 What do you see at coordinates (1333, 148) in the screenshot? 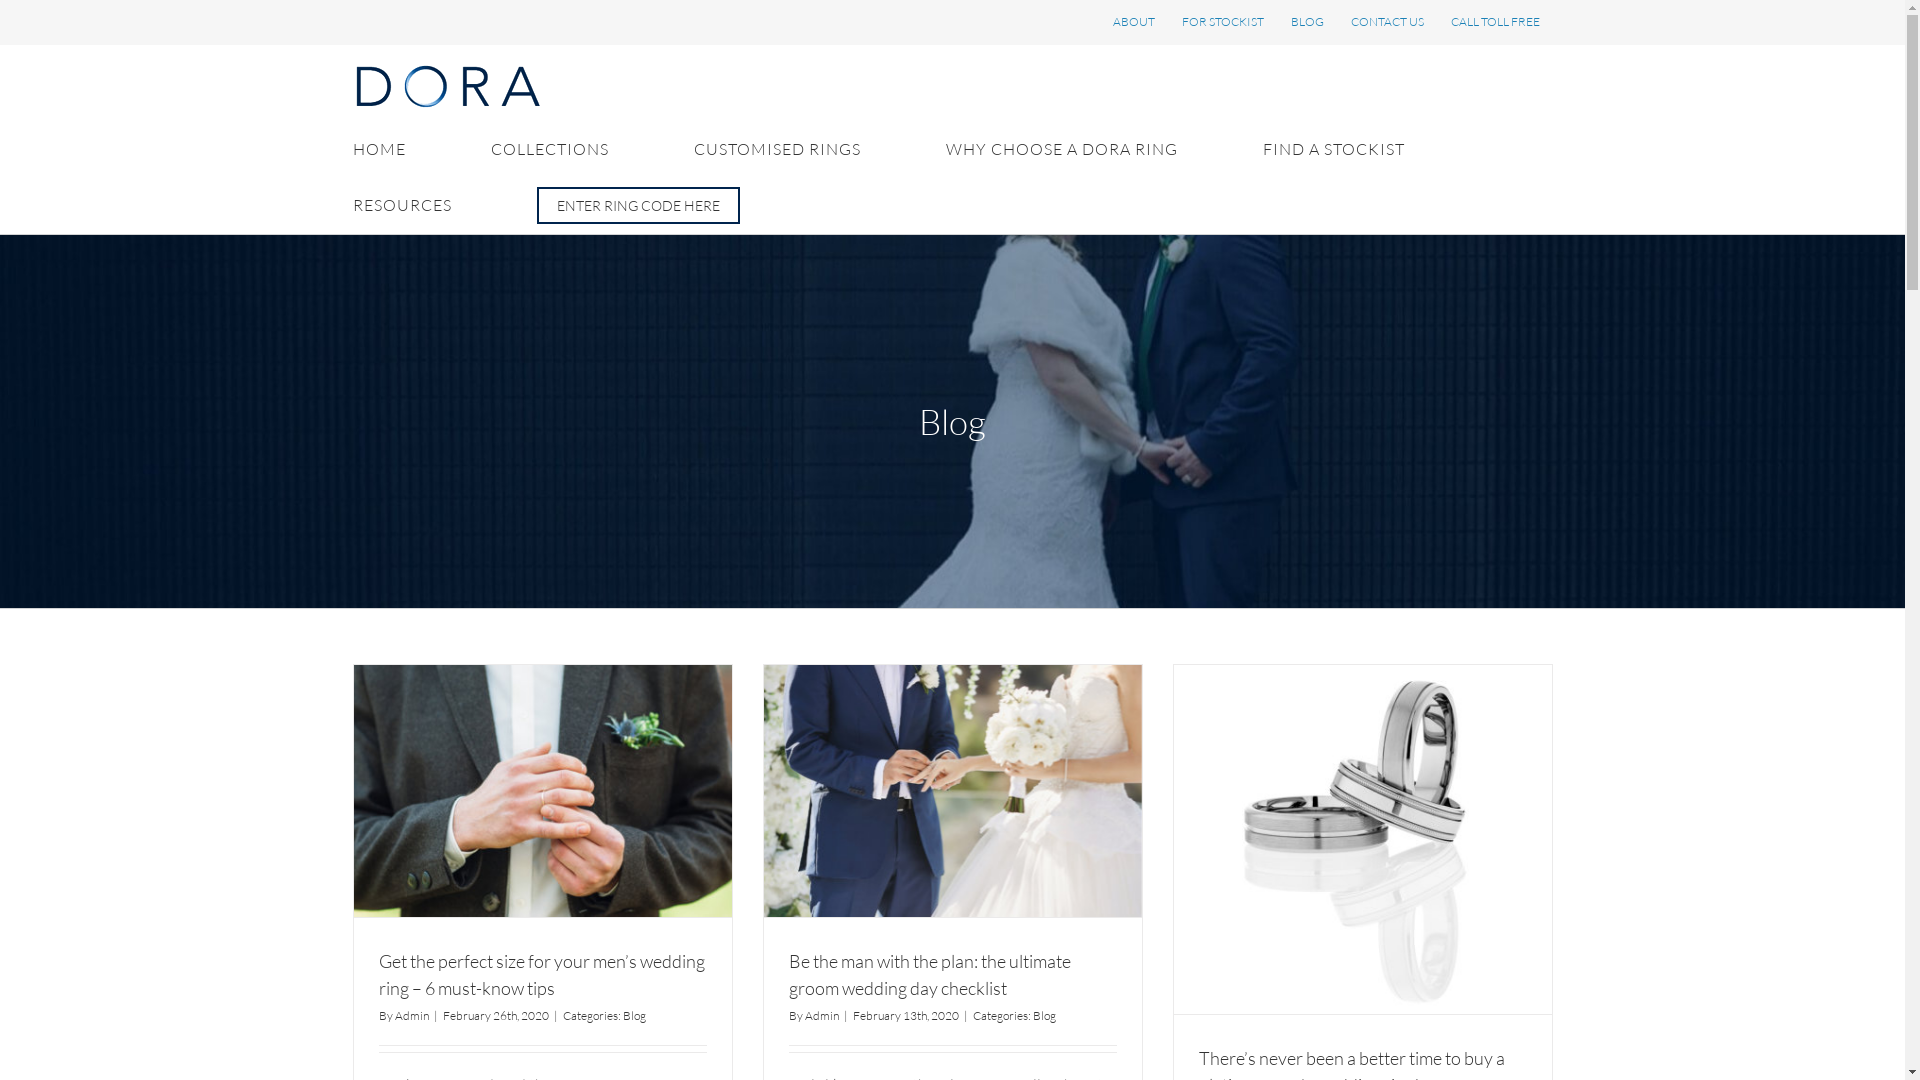
I see `'FIND A STOCKIST'` at bounding box center [1333, 148].